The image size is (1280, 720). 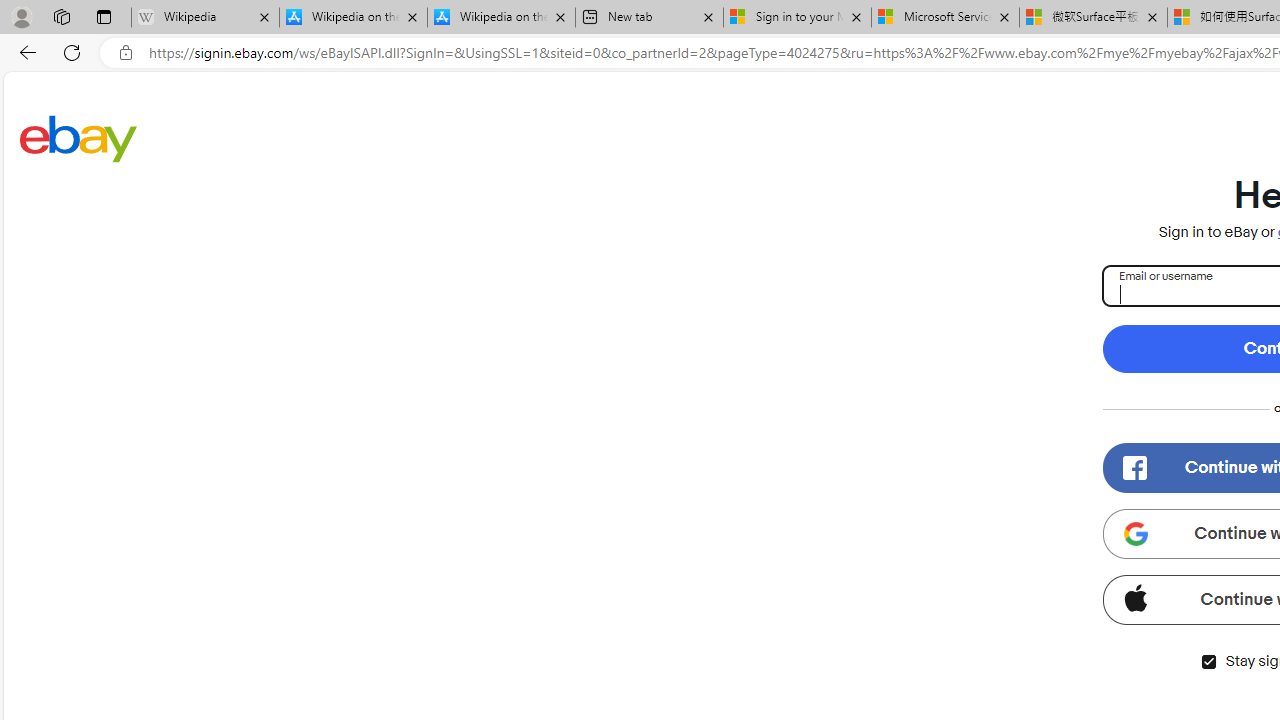 I want to click on 'Class: ggl-icon', so click(x=1135, y=532).